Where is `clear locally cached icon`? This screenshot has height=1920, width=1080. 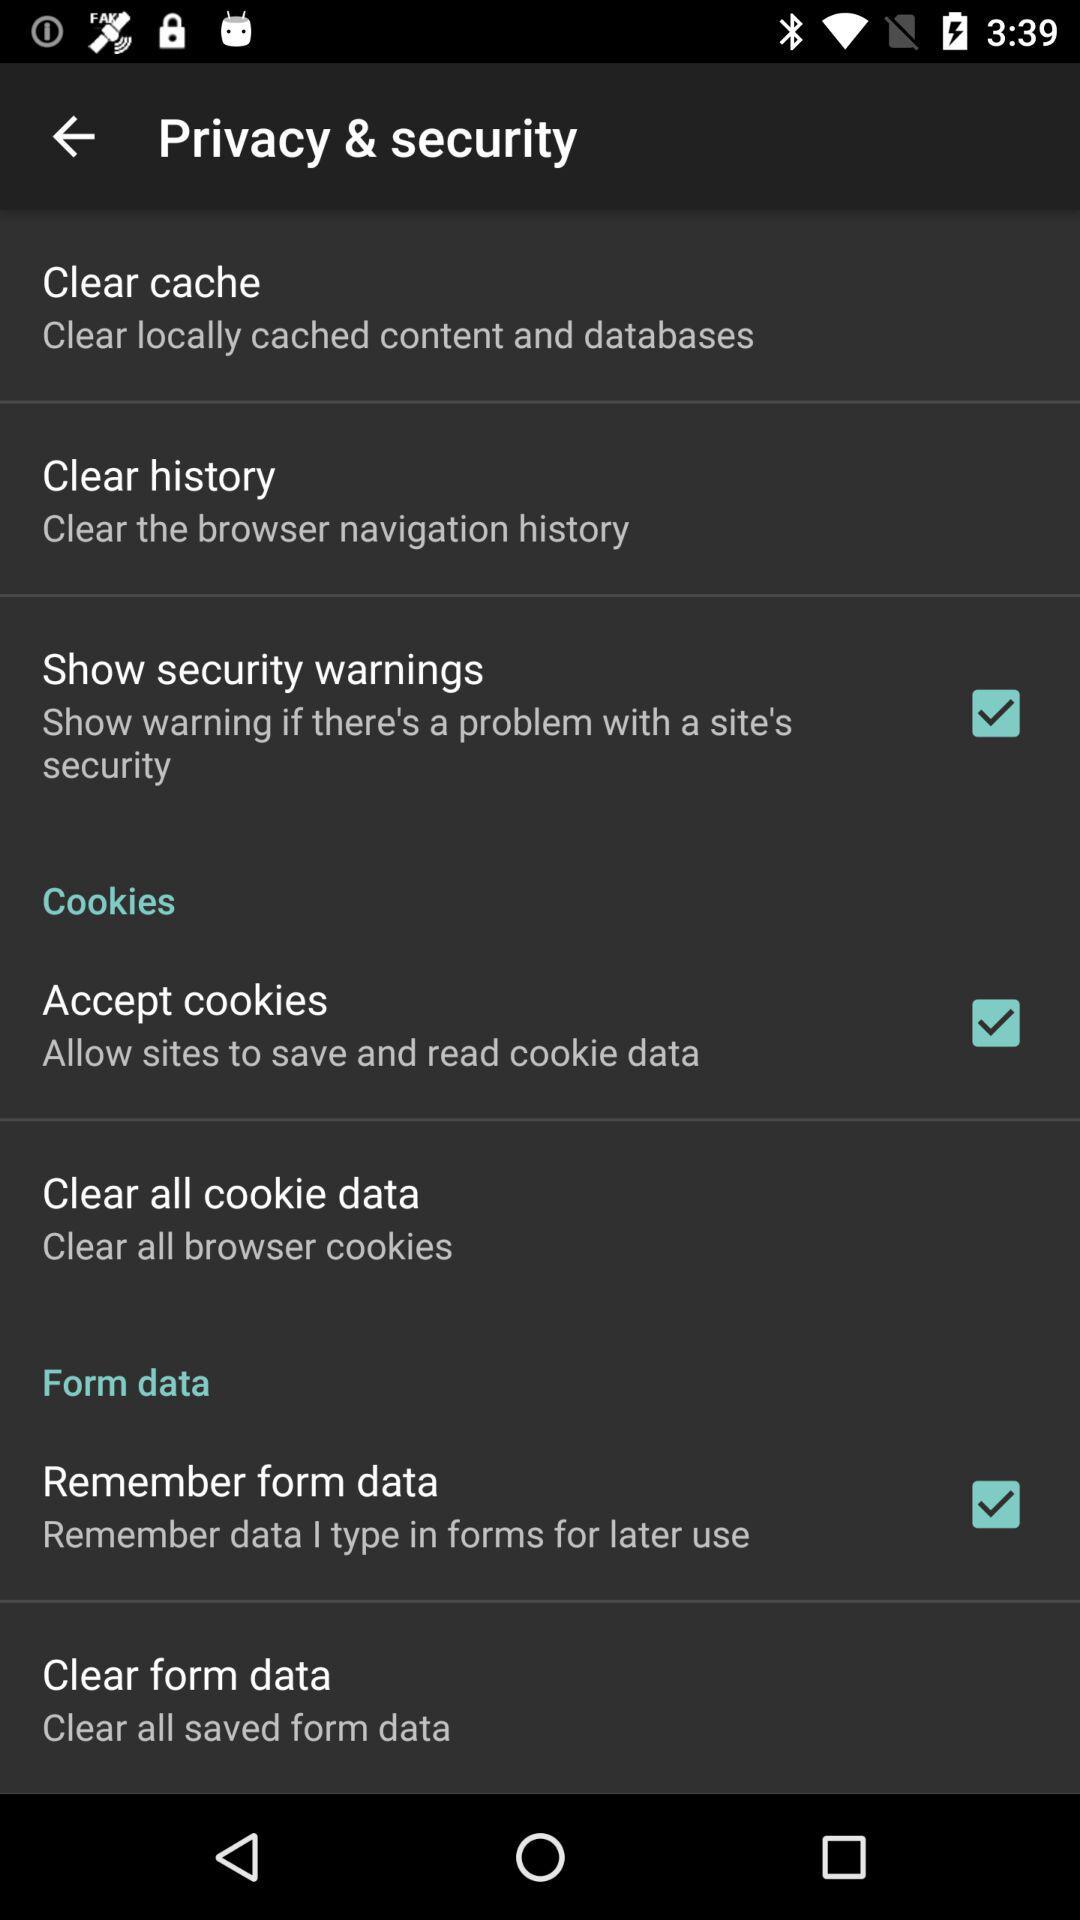
clear locally cached icon is located at coordinates (398, 333).